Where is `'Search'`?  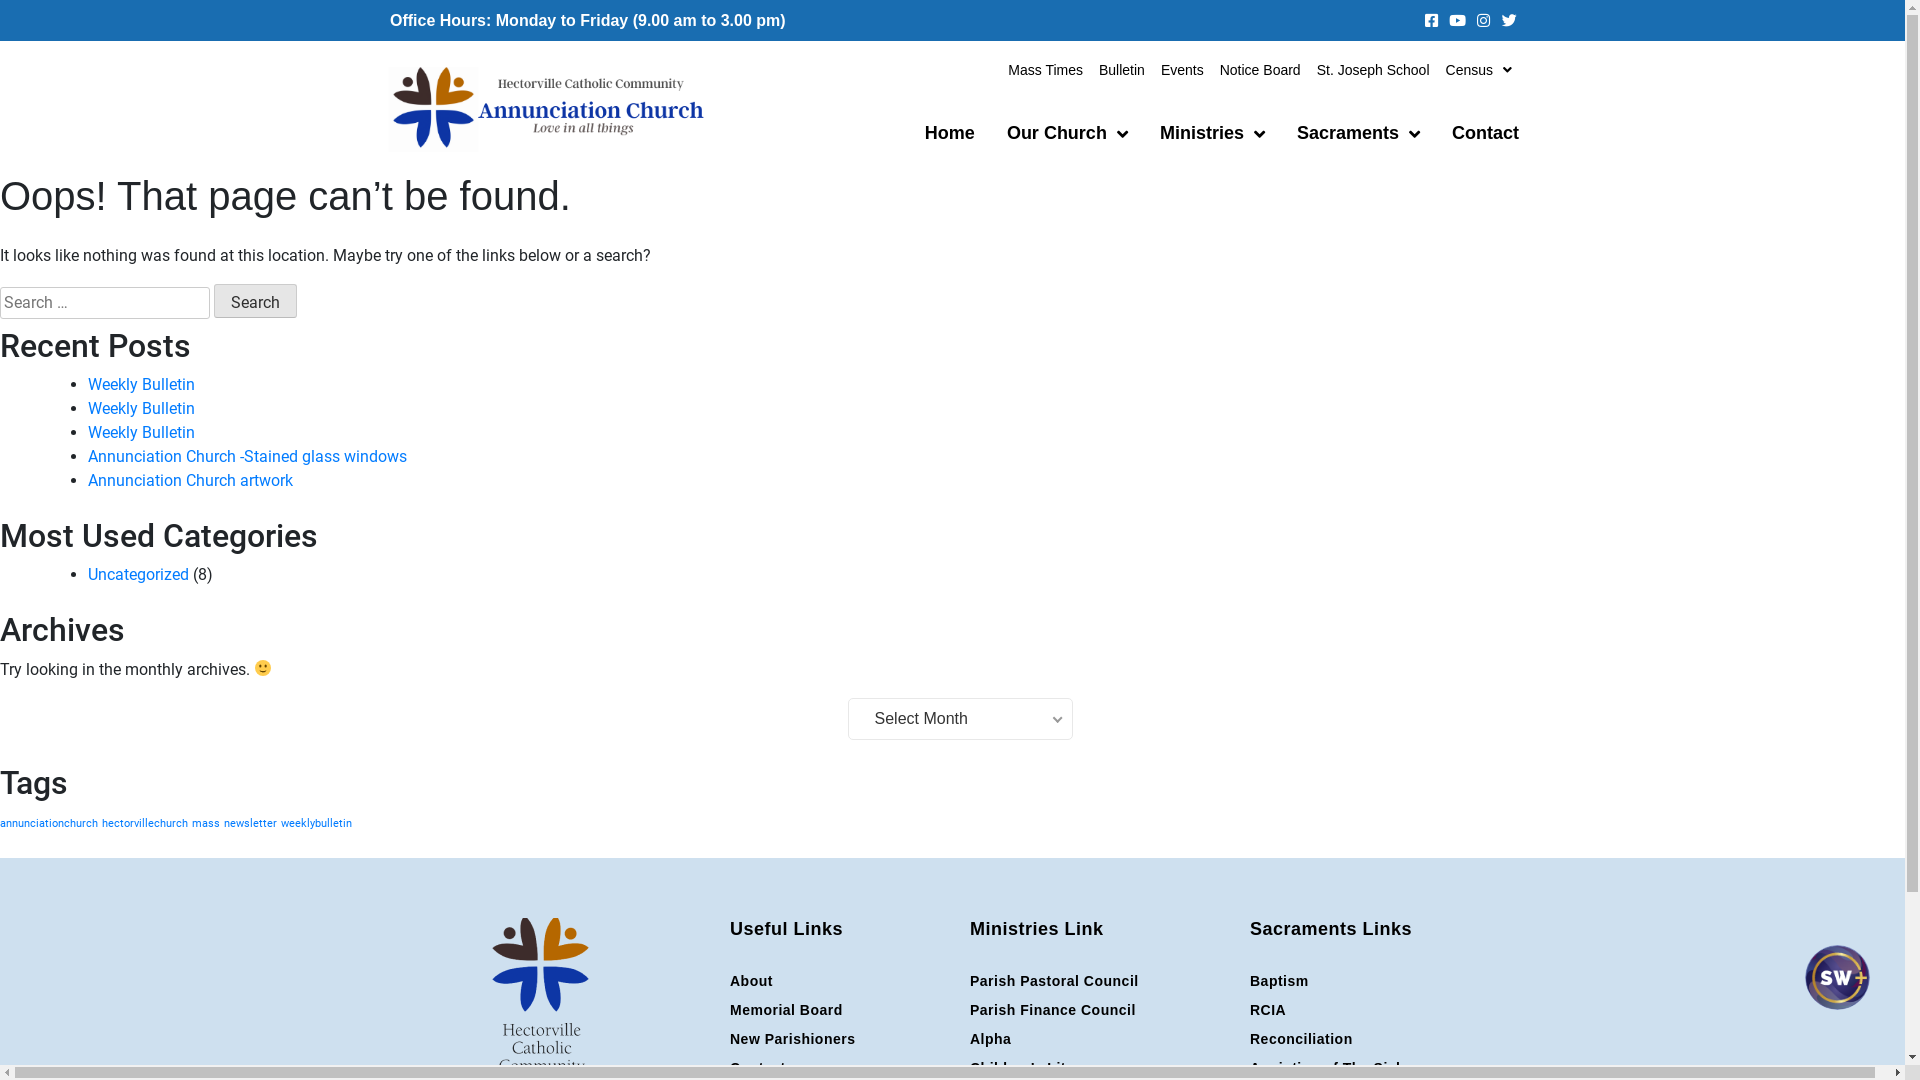
'Search' is located at coordinates (254, 300).